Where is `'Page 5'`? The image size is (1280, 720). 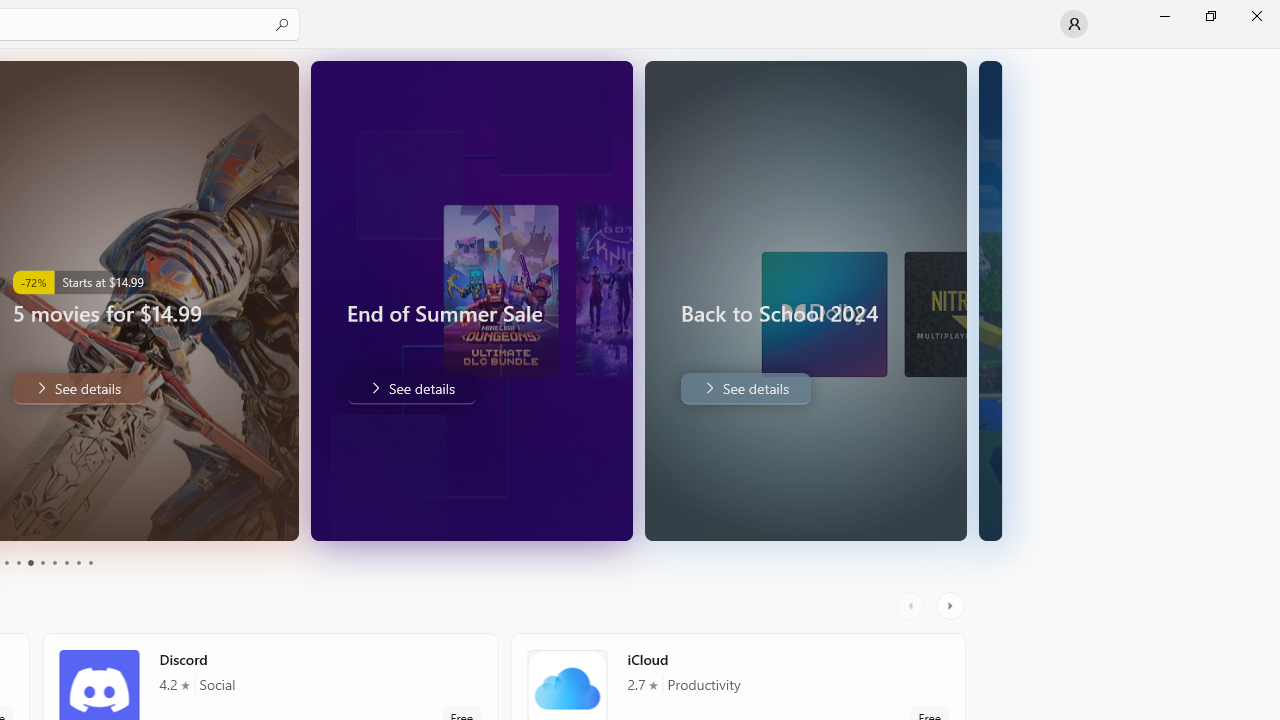 'Page 5' is located at coordinates (30, 563).